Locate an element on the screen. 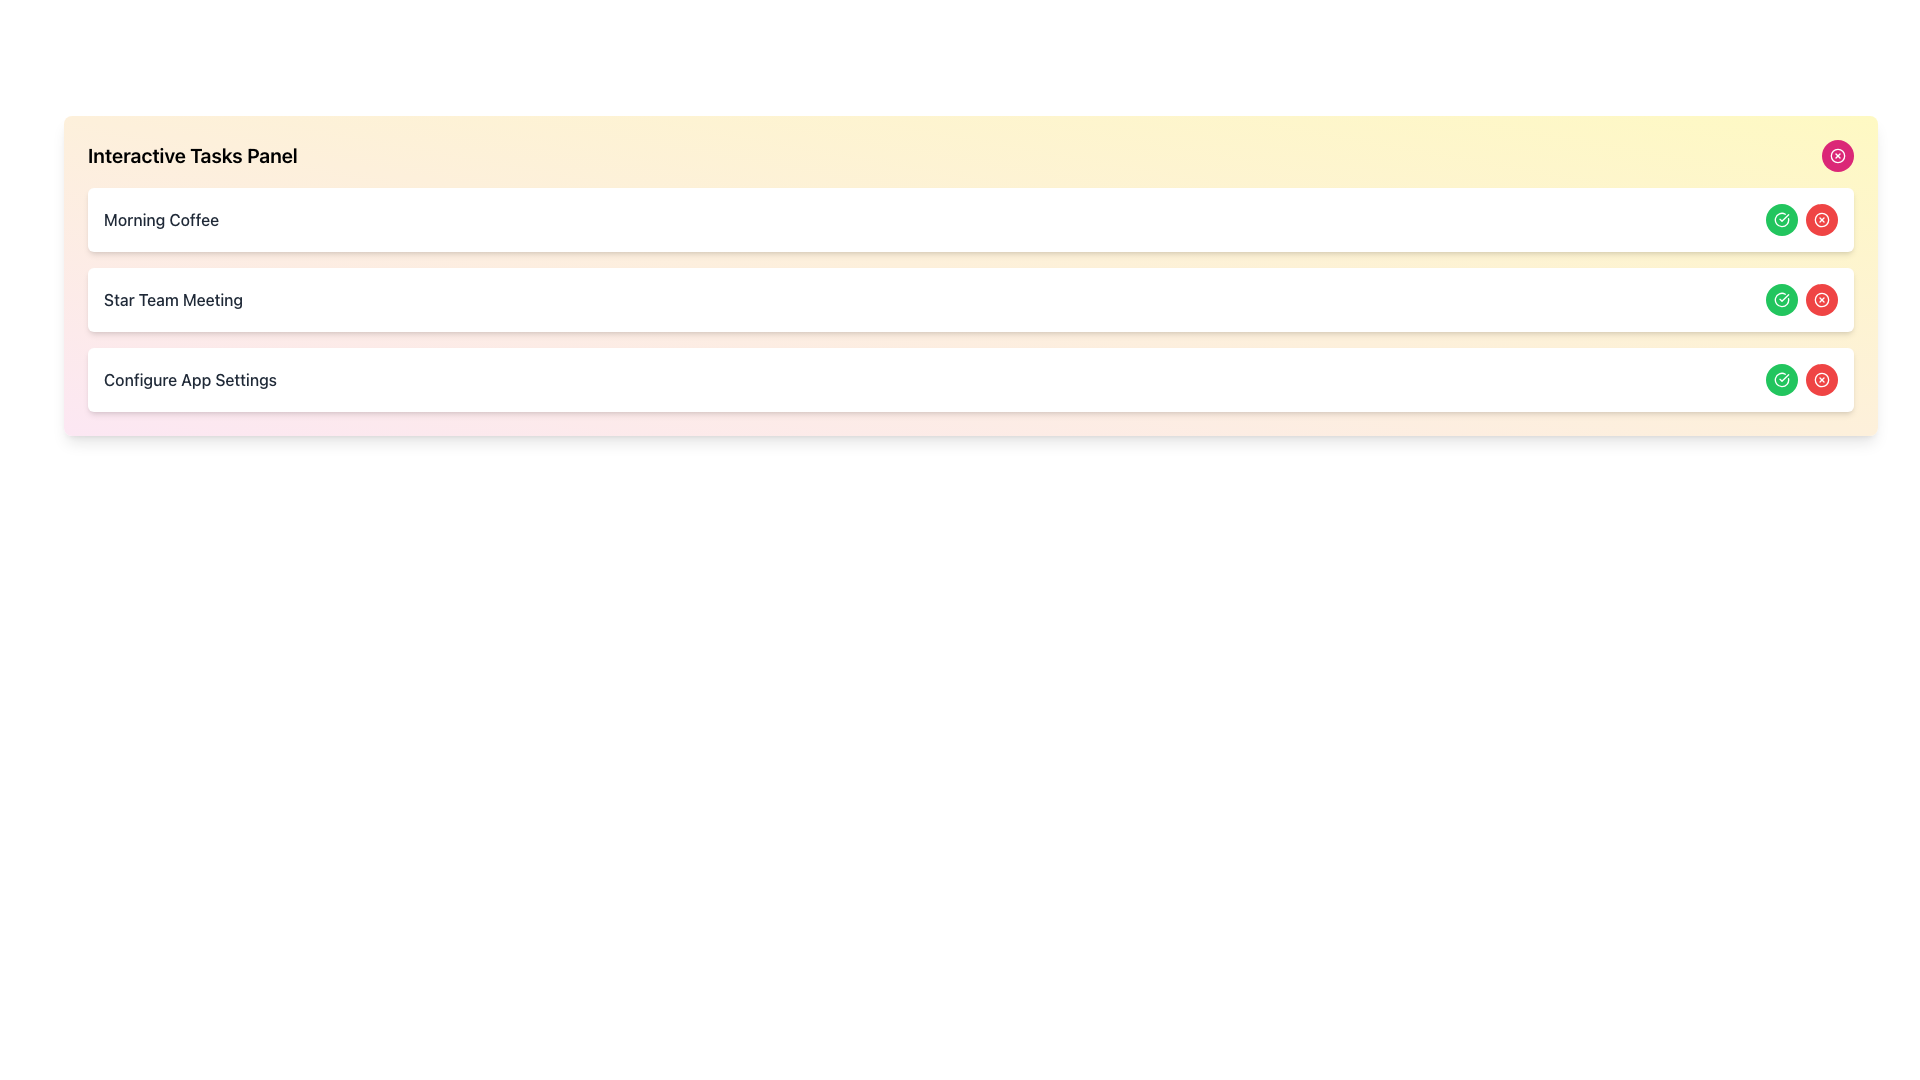  the larger outer circle of the SVG icon located in the top-right corner of the 'Interactive Tasks Panel' is located at coordinates (1822, 219).